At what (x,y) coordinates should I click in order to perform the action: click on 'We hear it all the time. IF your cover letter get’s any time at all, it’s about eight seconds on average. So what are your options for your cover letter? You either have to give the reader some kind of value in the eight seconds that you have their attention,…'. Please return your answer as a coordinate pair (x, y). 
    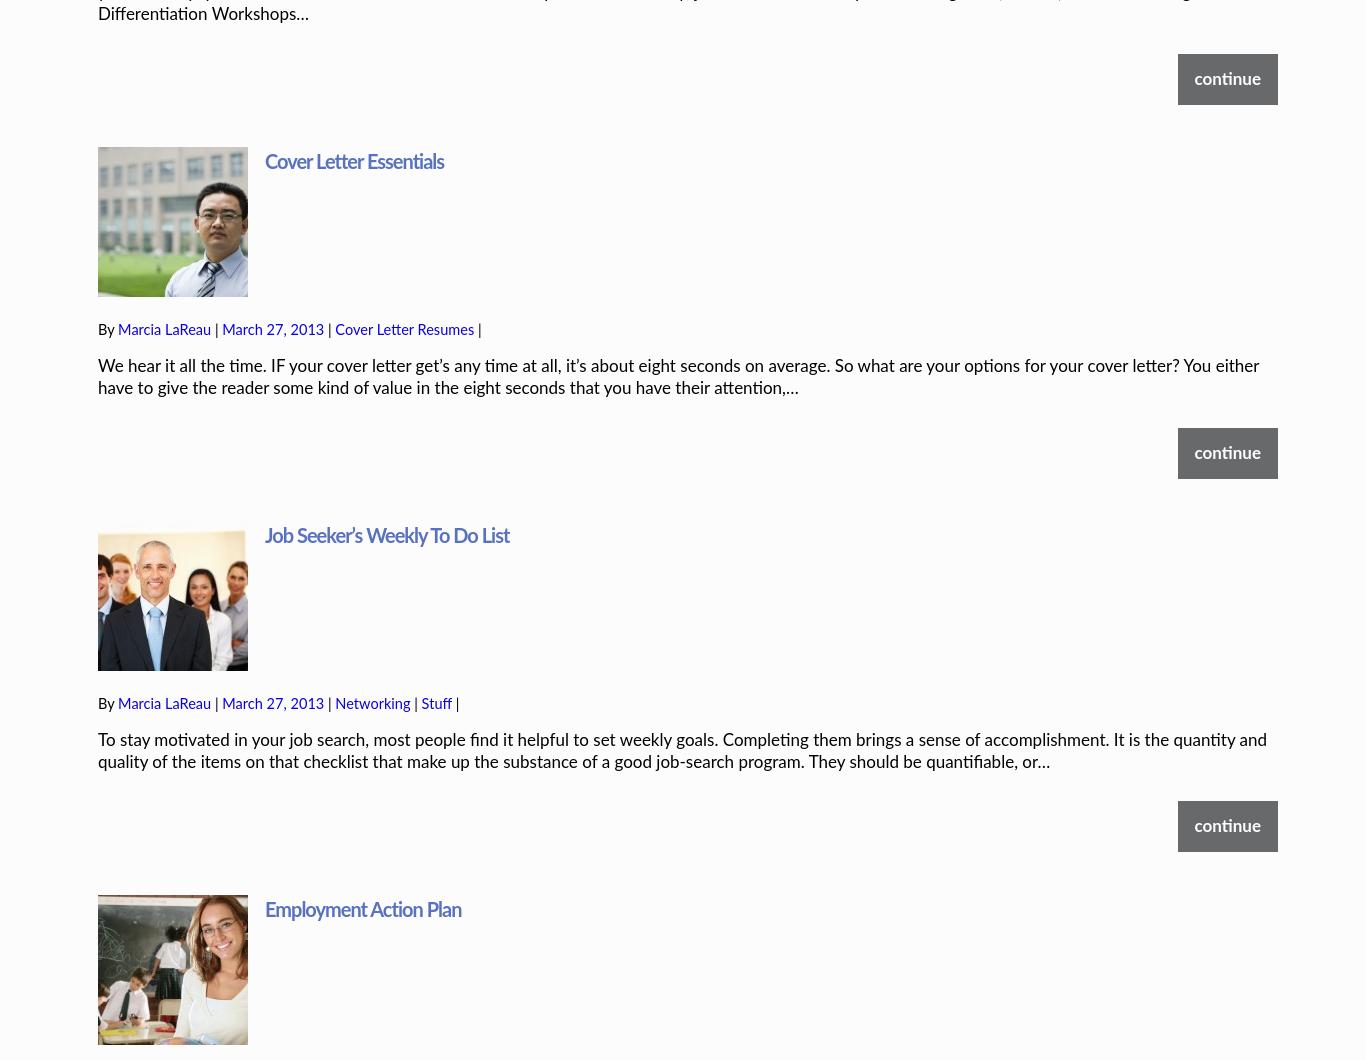
    Looking at the image, I should click on (97, 308).